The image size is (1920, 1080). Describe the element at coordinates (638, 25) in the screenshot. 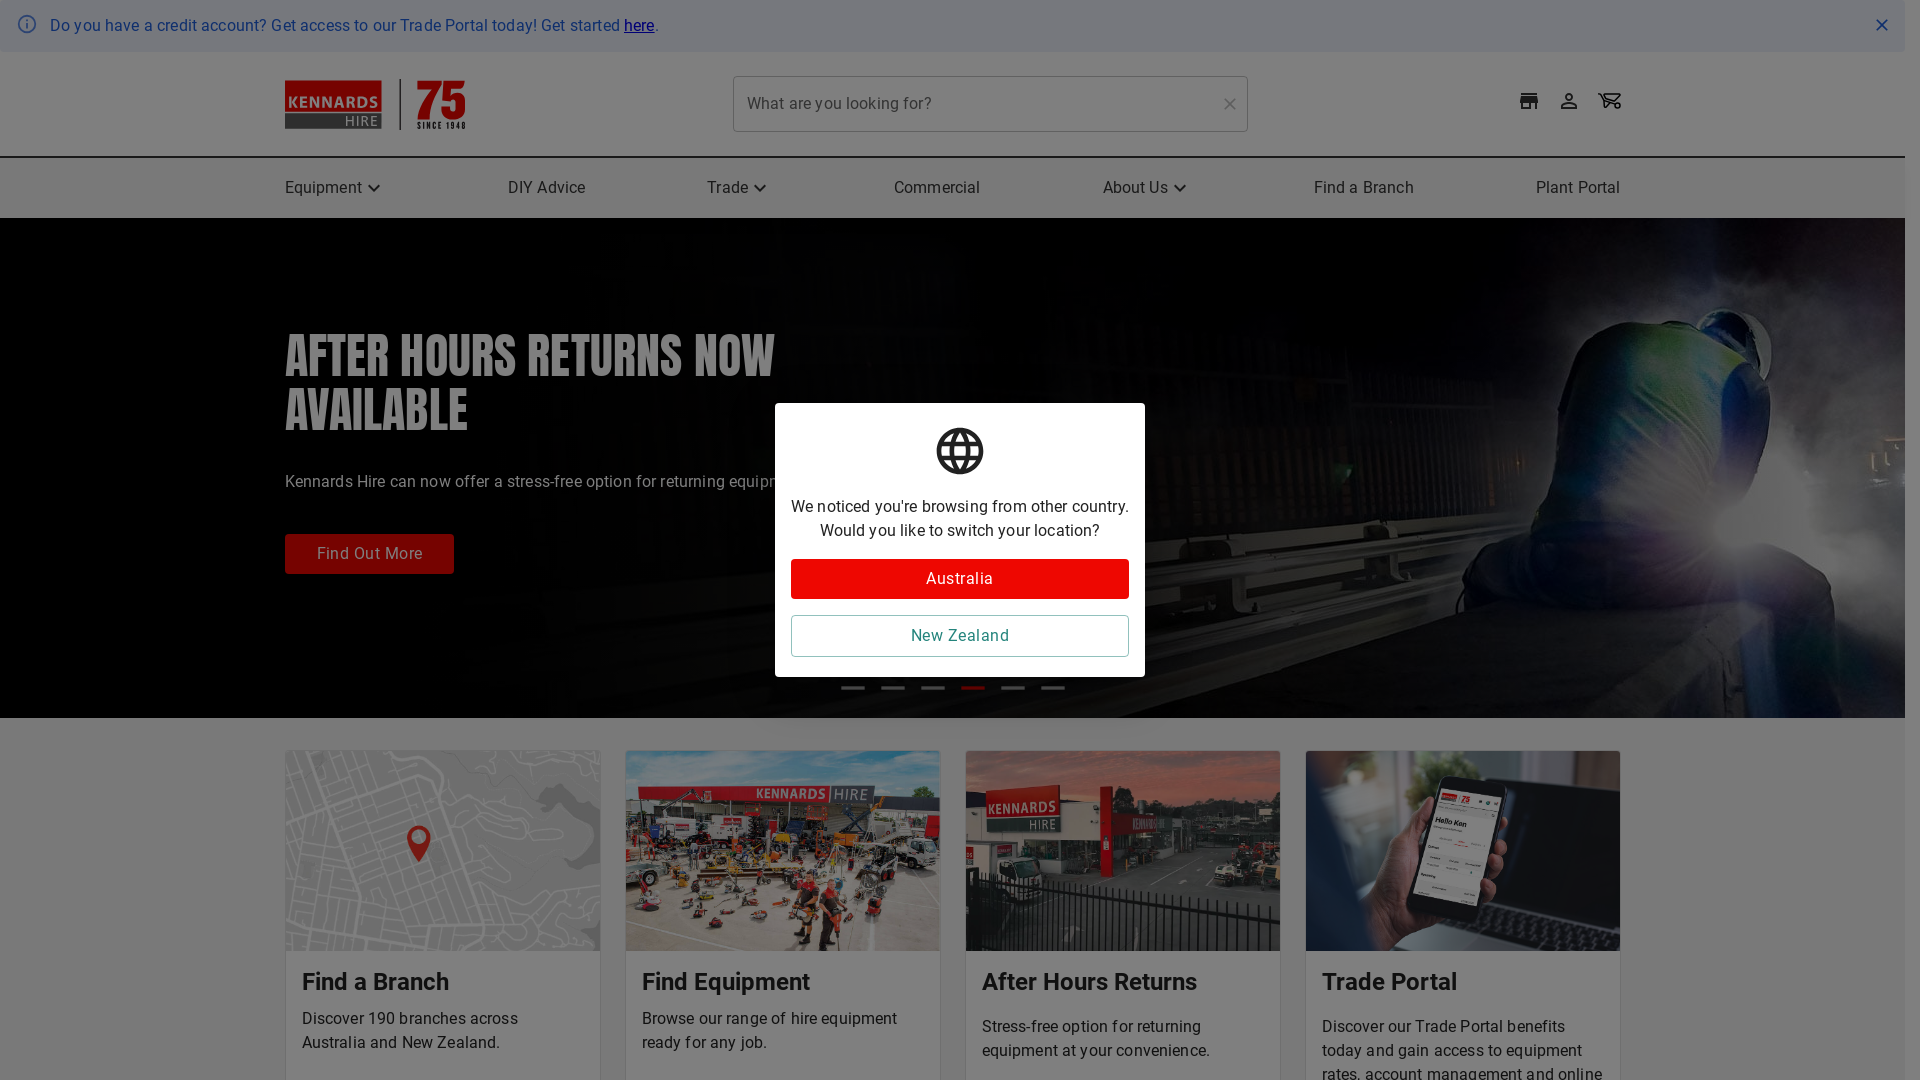

I see `'here'` at that location.